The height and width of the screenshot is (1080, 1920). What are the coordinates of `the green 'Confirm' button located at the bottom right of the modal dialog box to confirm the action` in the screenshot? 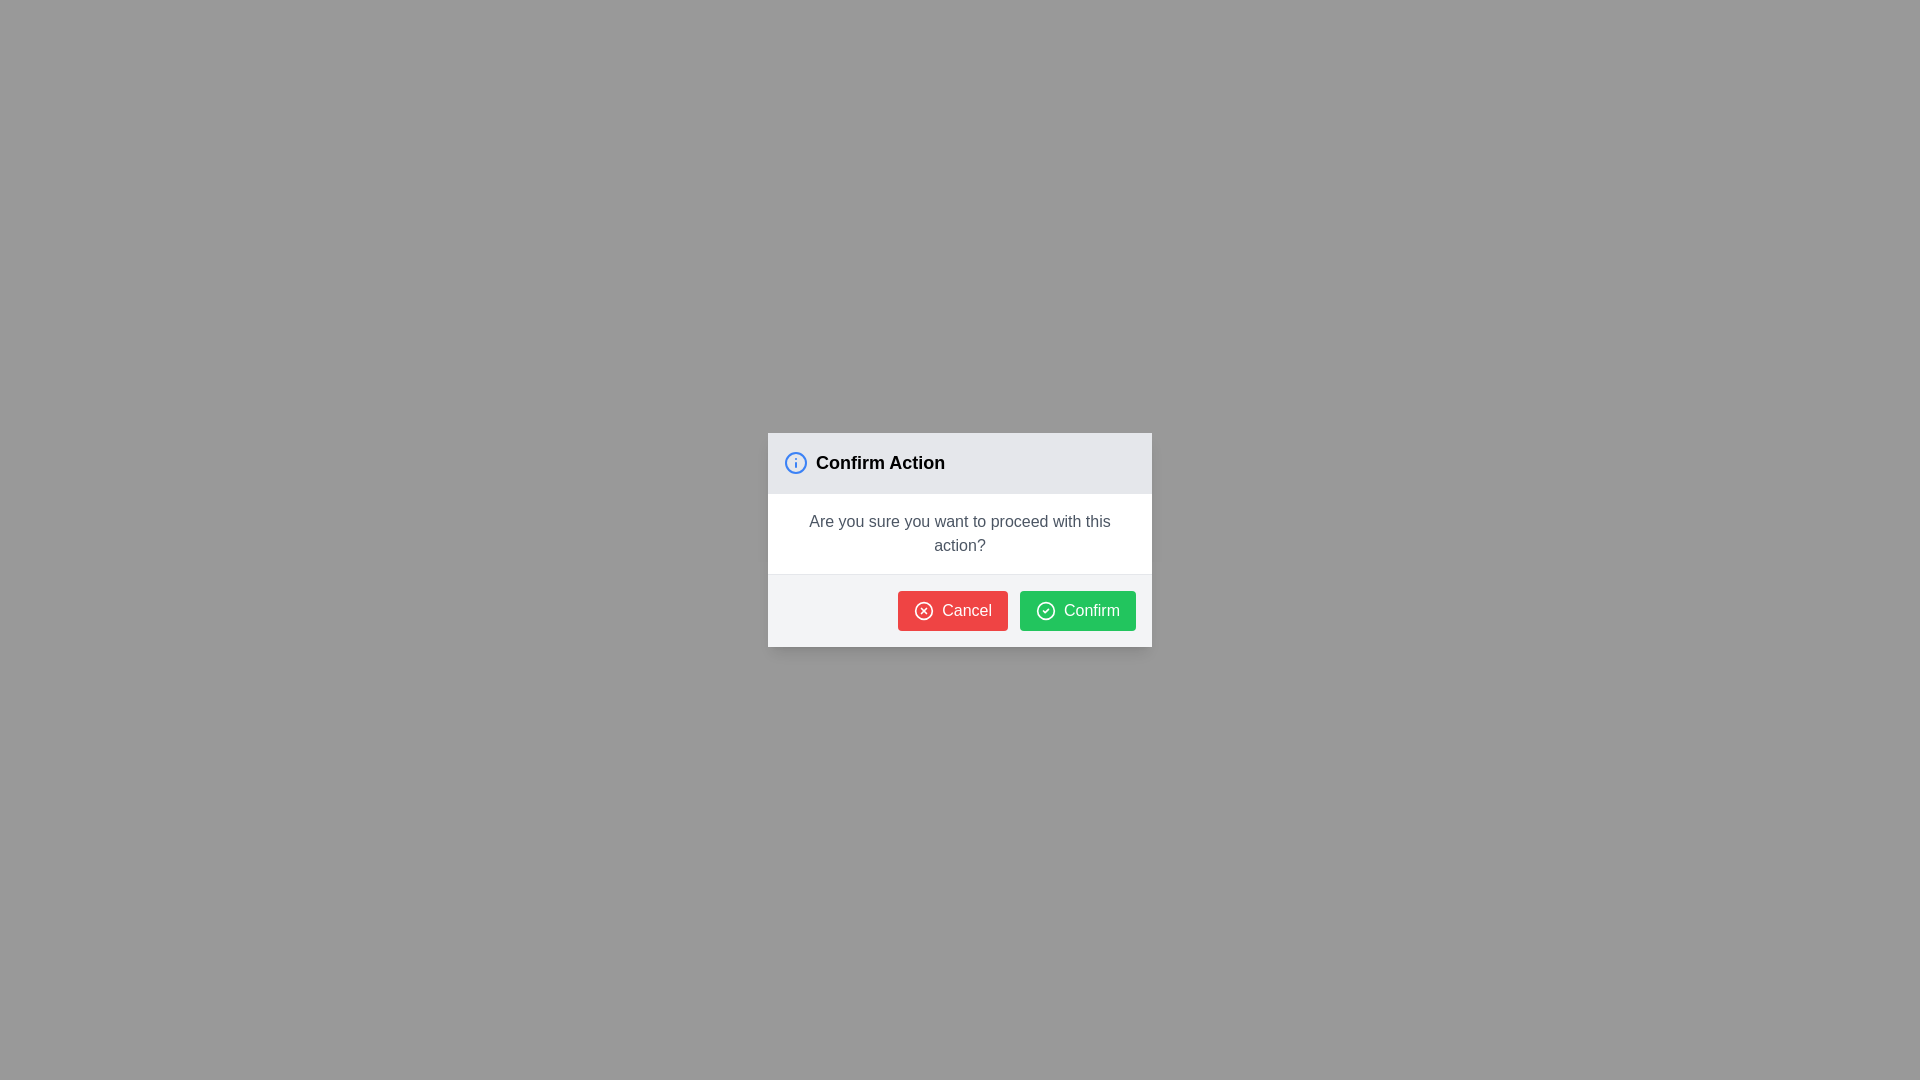 It's located at (1077, 609).